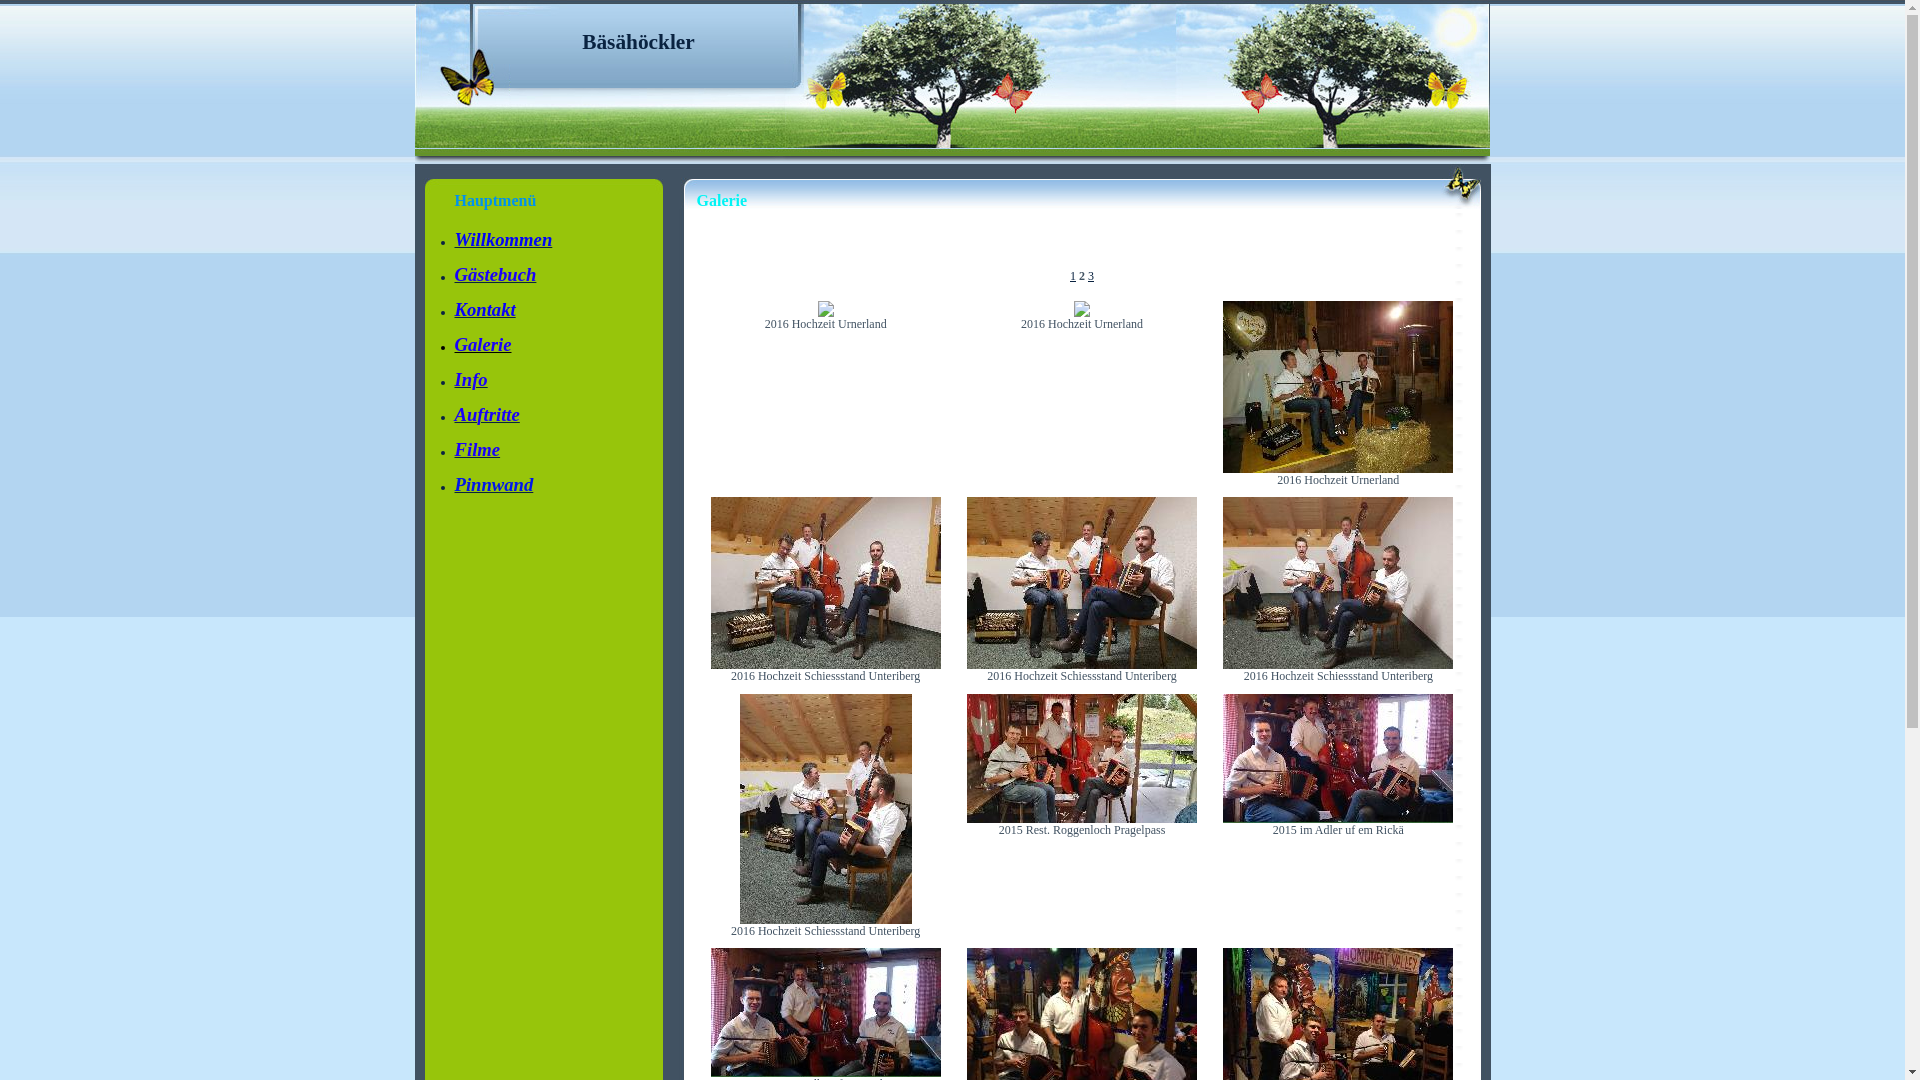 This screenshot has width=1920, height=1080. I want to click on '2016 Hochzeit Schiessstand Unteriberg', so click(1338, 664).